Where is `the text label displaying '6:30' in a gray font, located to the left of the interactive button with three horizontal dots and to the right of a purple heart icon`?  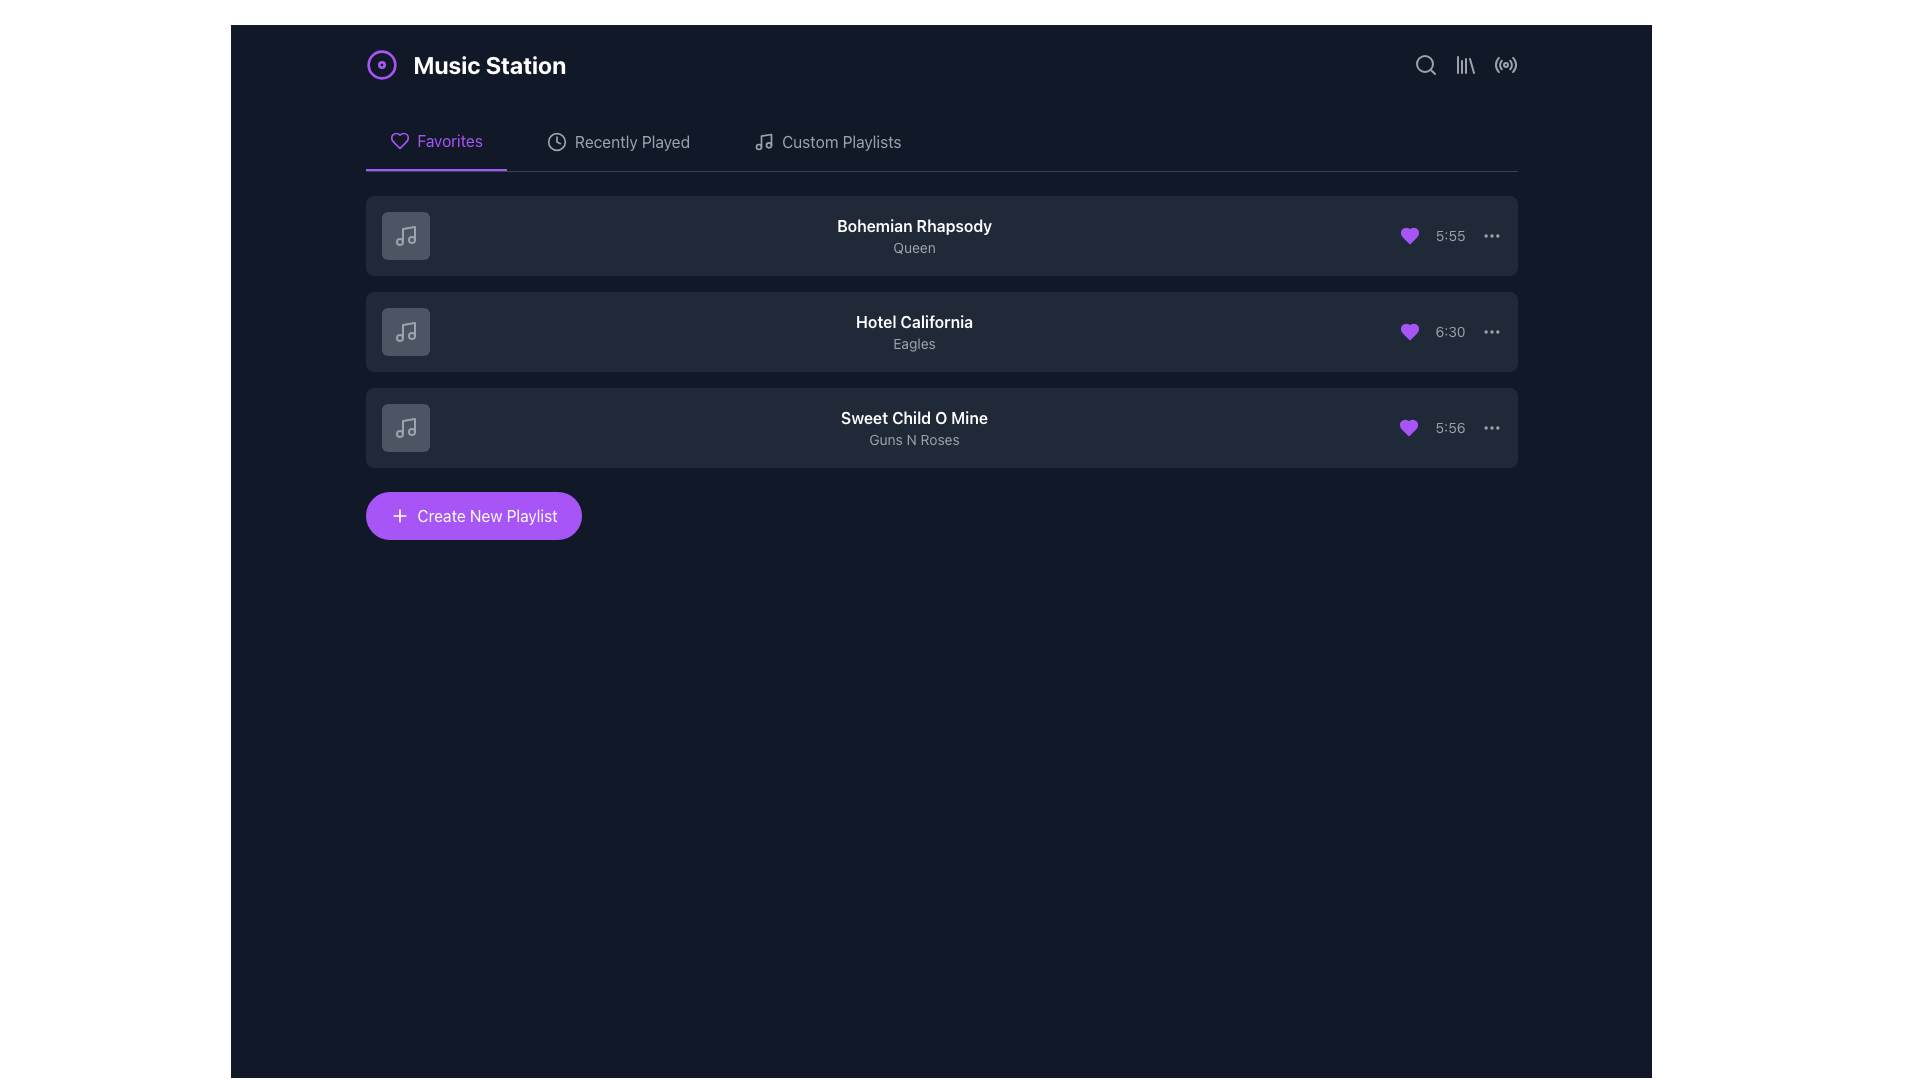 the text label displaying '6:30' in a gray font, located to the left of the interactive button with three horizontal dots and to the right of a purple heart icon is located at coordinates (1450, 330).